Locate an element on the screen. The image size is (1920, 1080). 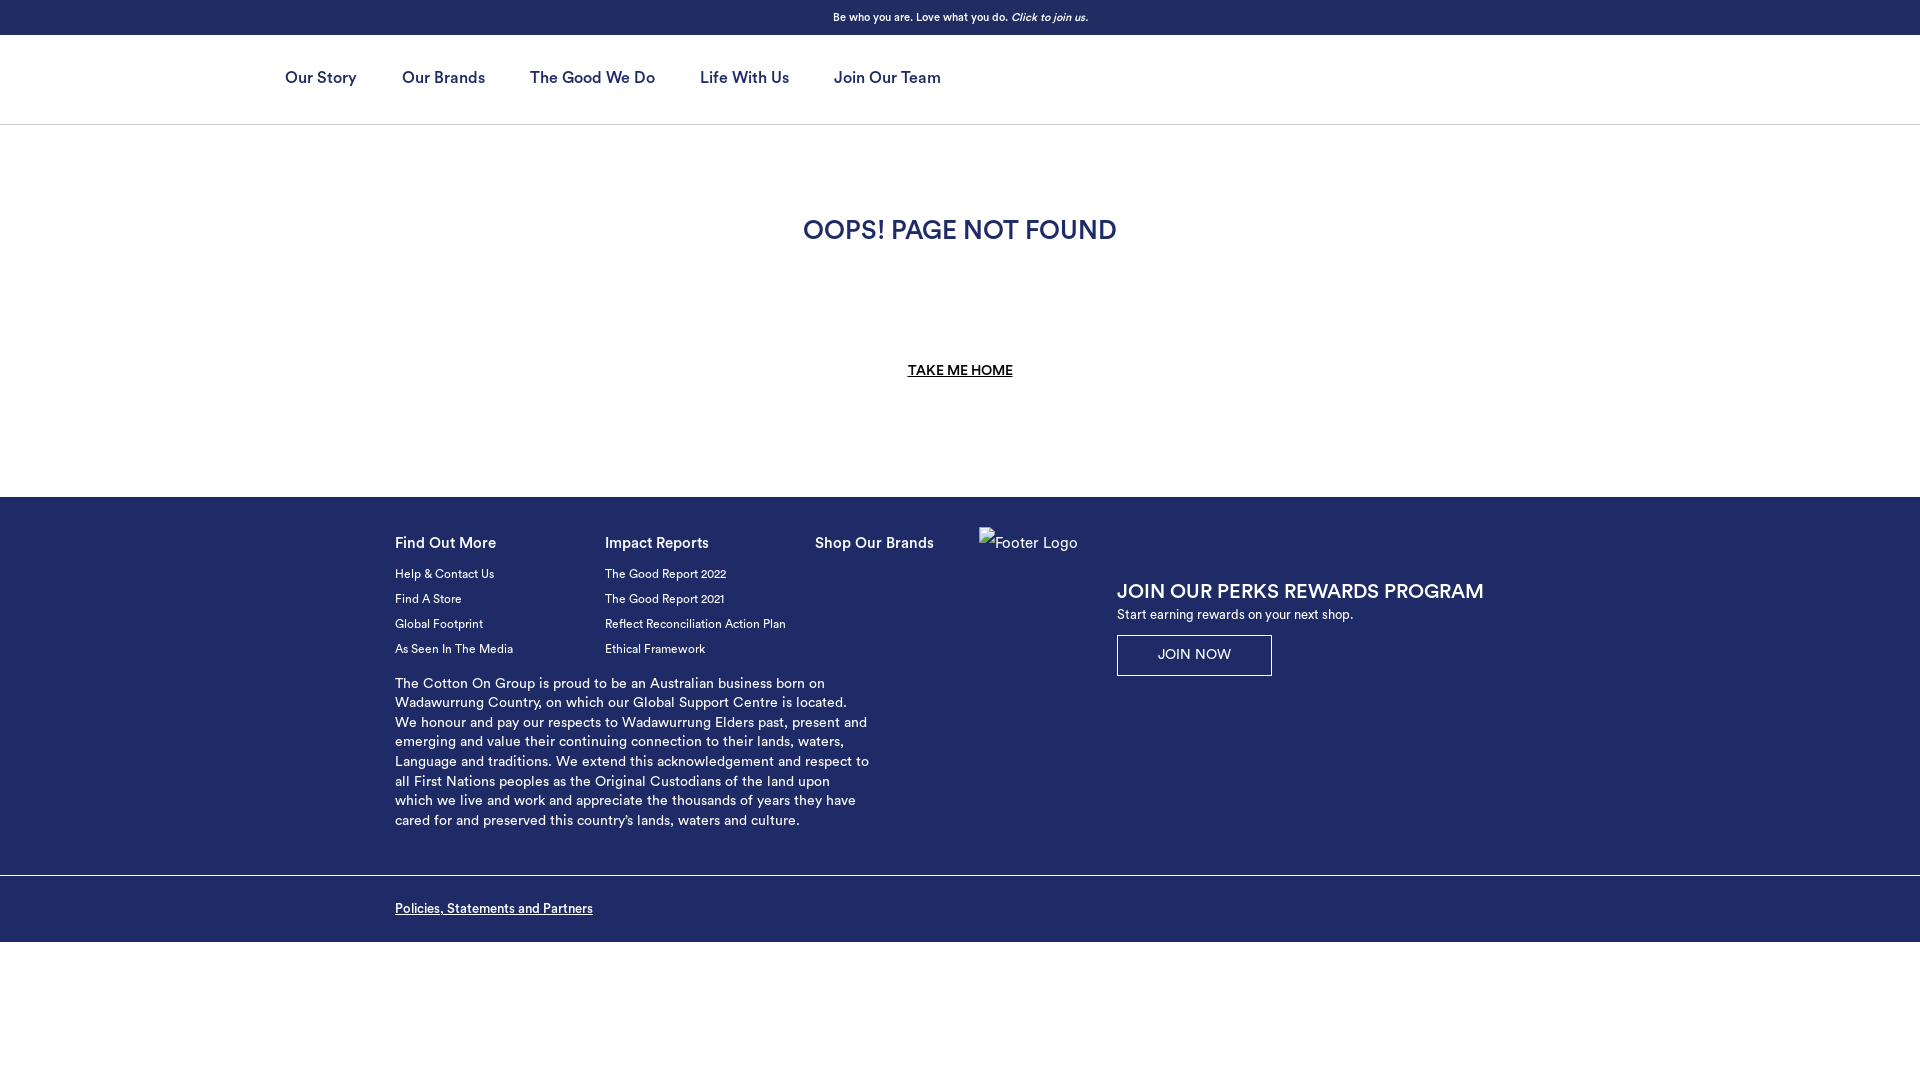
'Find Out More' is located at coordinates (394, 543).